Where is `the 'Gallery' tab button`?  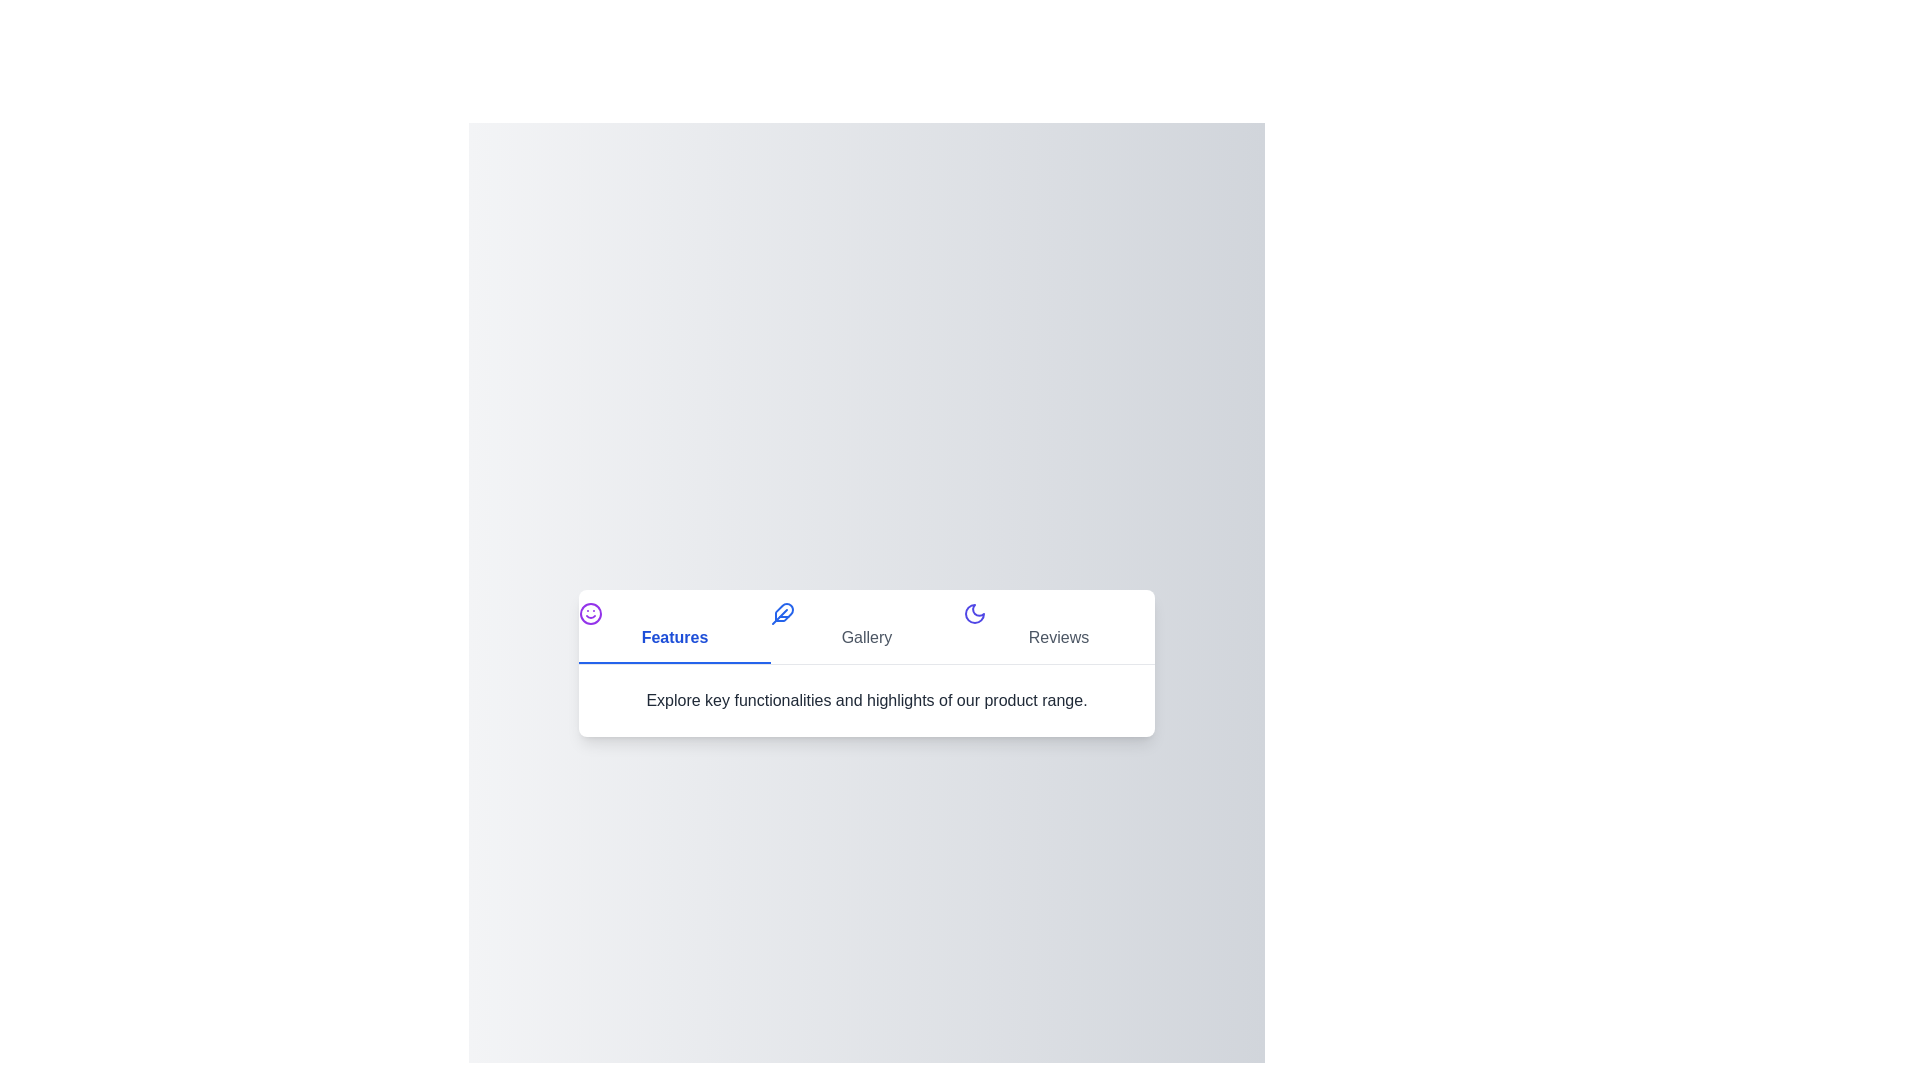
the 'Gallery' tab button is located at coordinates (867, 625).